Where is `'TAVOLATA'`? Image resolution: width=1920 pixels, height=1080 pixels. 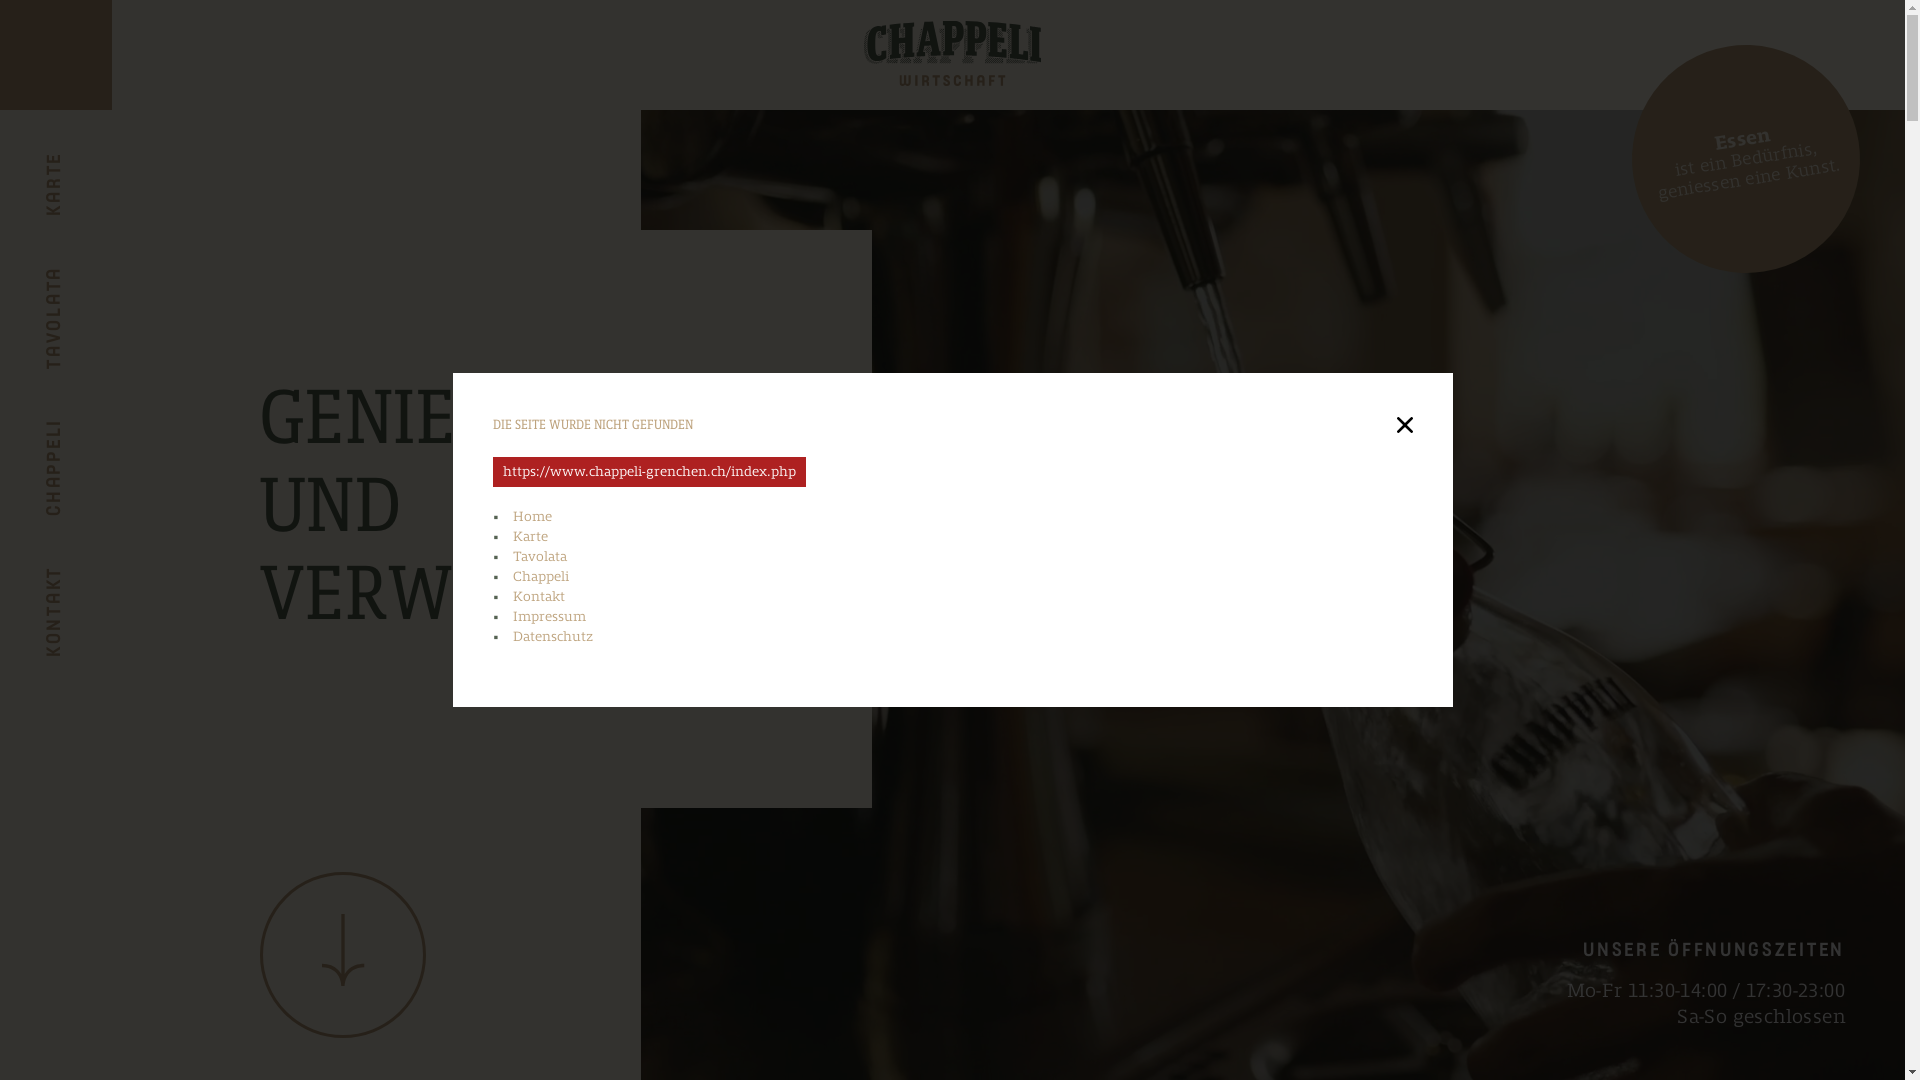 'TAVOLATA' is located at coordinates (90, 281).